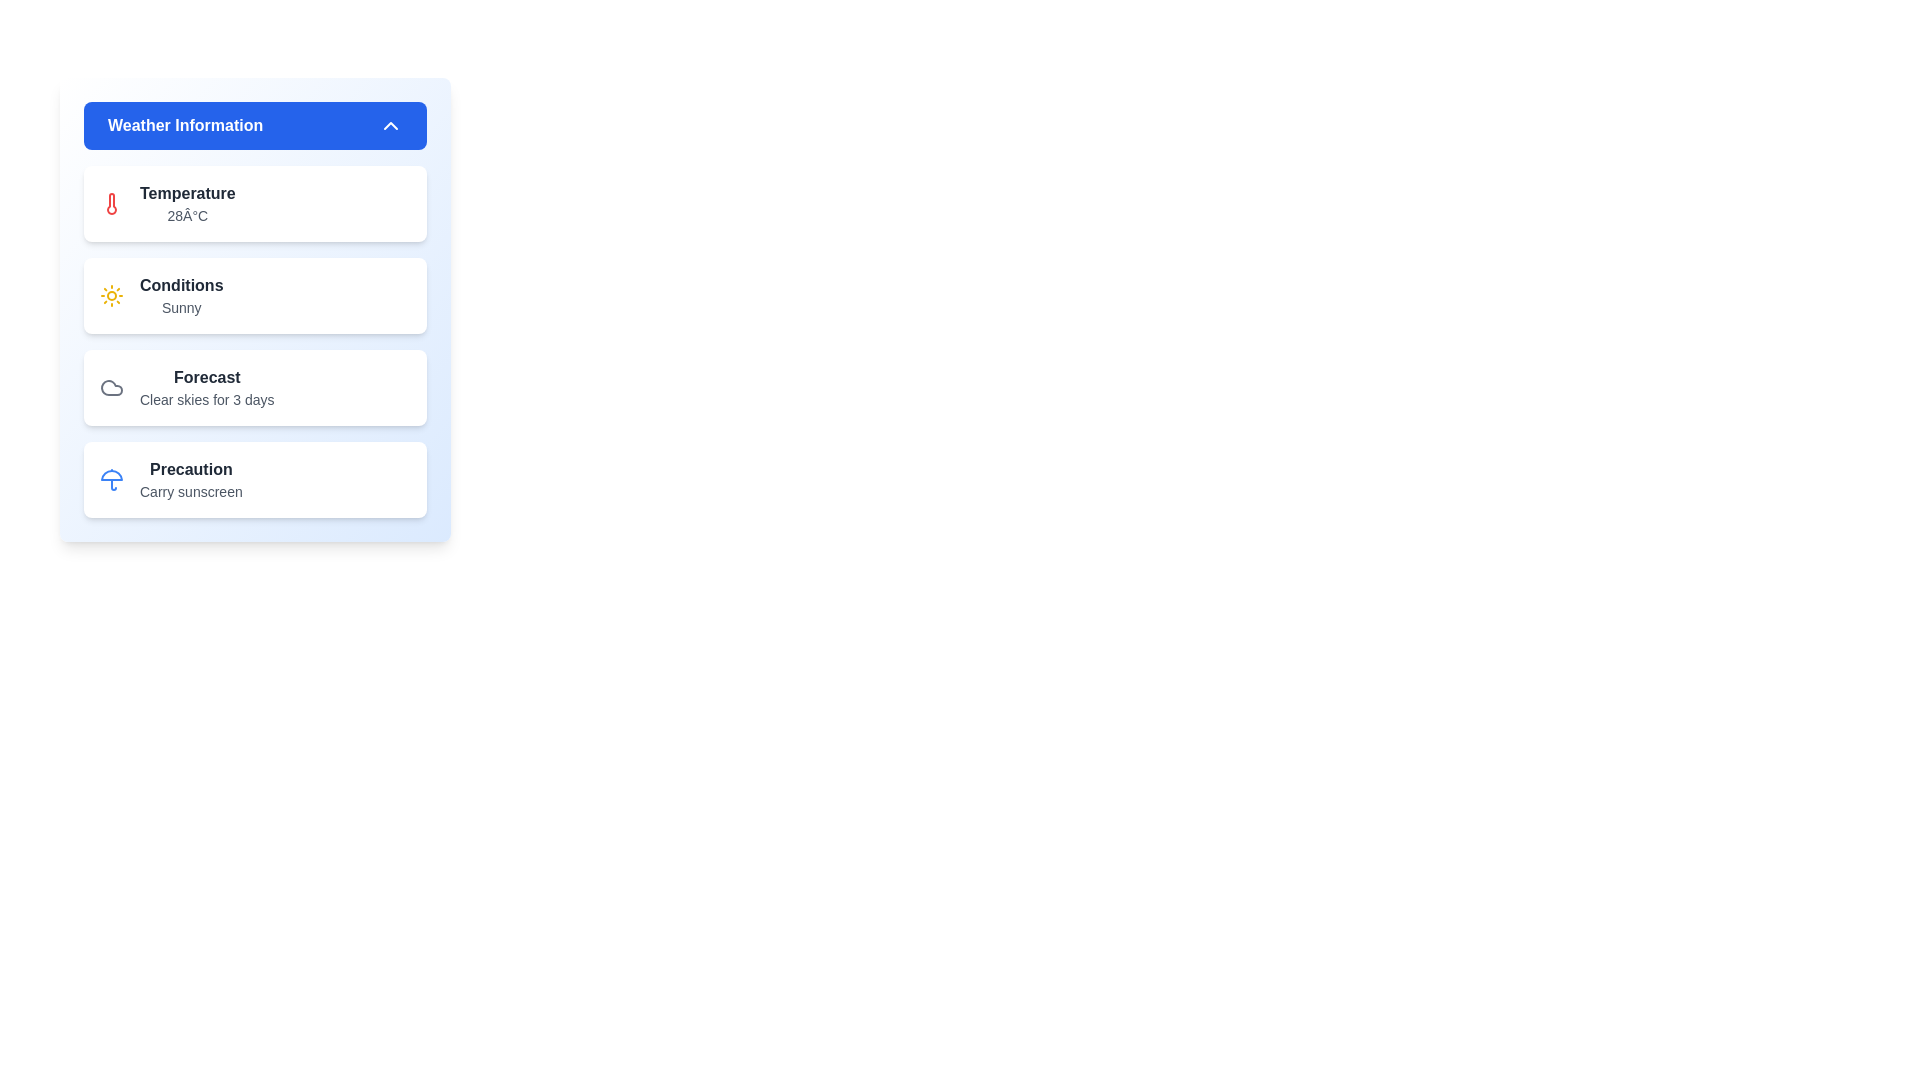 Image resolution: width=1920 pixels, height=1080 pixels. Describe the element at coordinates (187, 216) in the screenshot. I see `the temperature display text located in the topmost section of the information list, directly below the 'Temperature' label` at that location.